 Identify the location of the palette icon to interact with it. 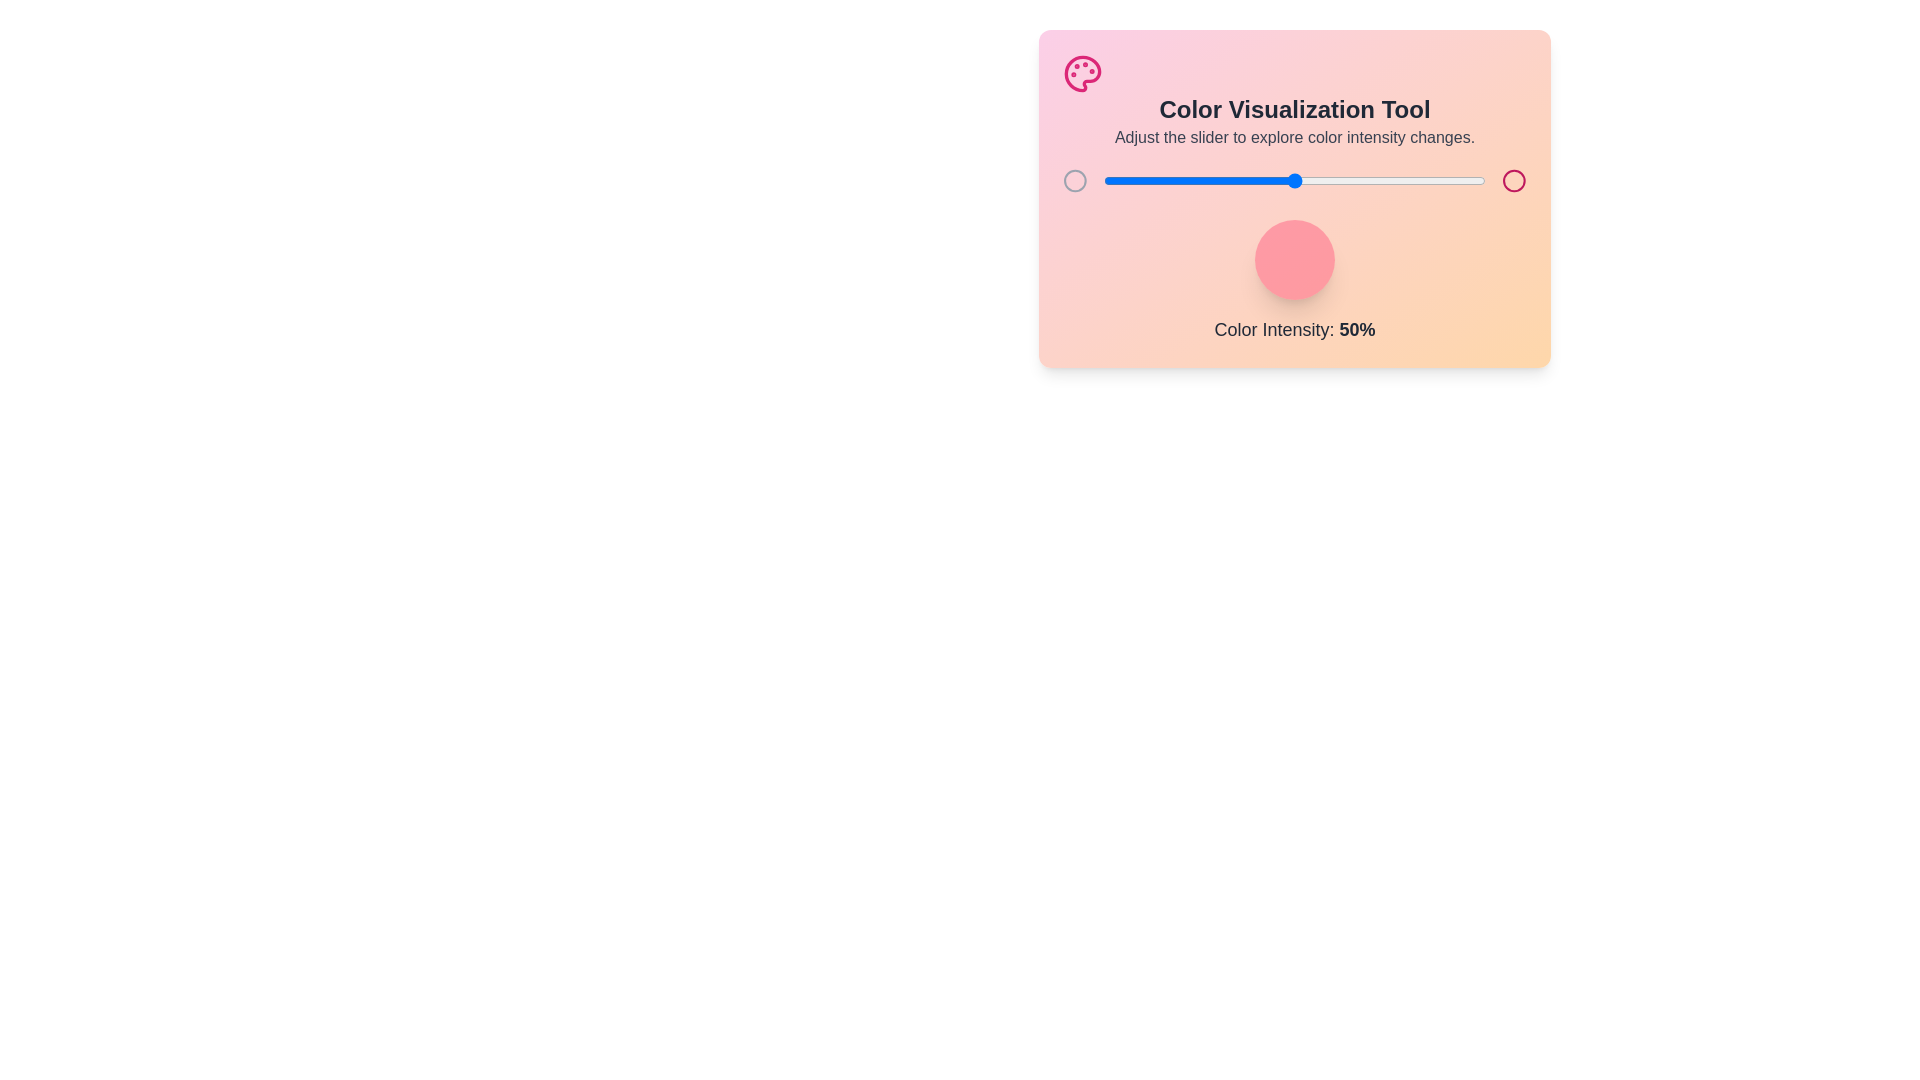
(1082, 72).